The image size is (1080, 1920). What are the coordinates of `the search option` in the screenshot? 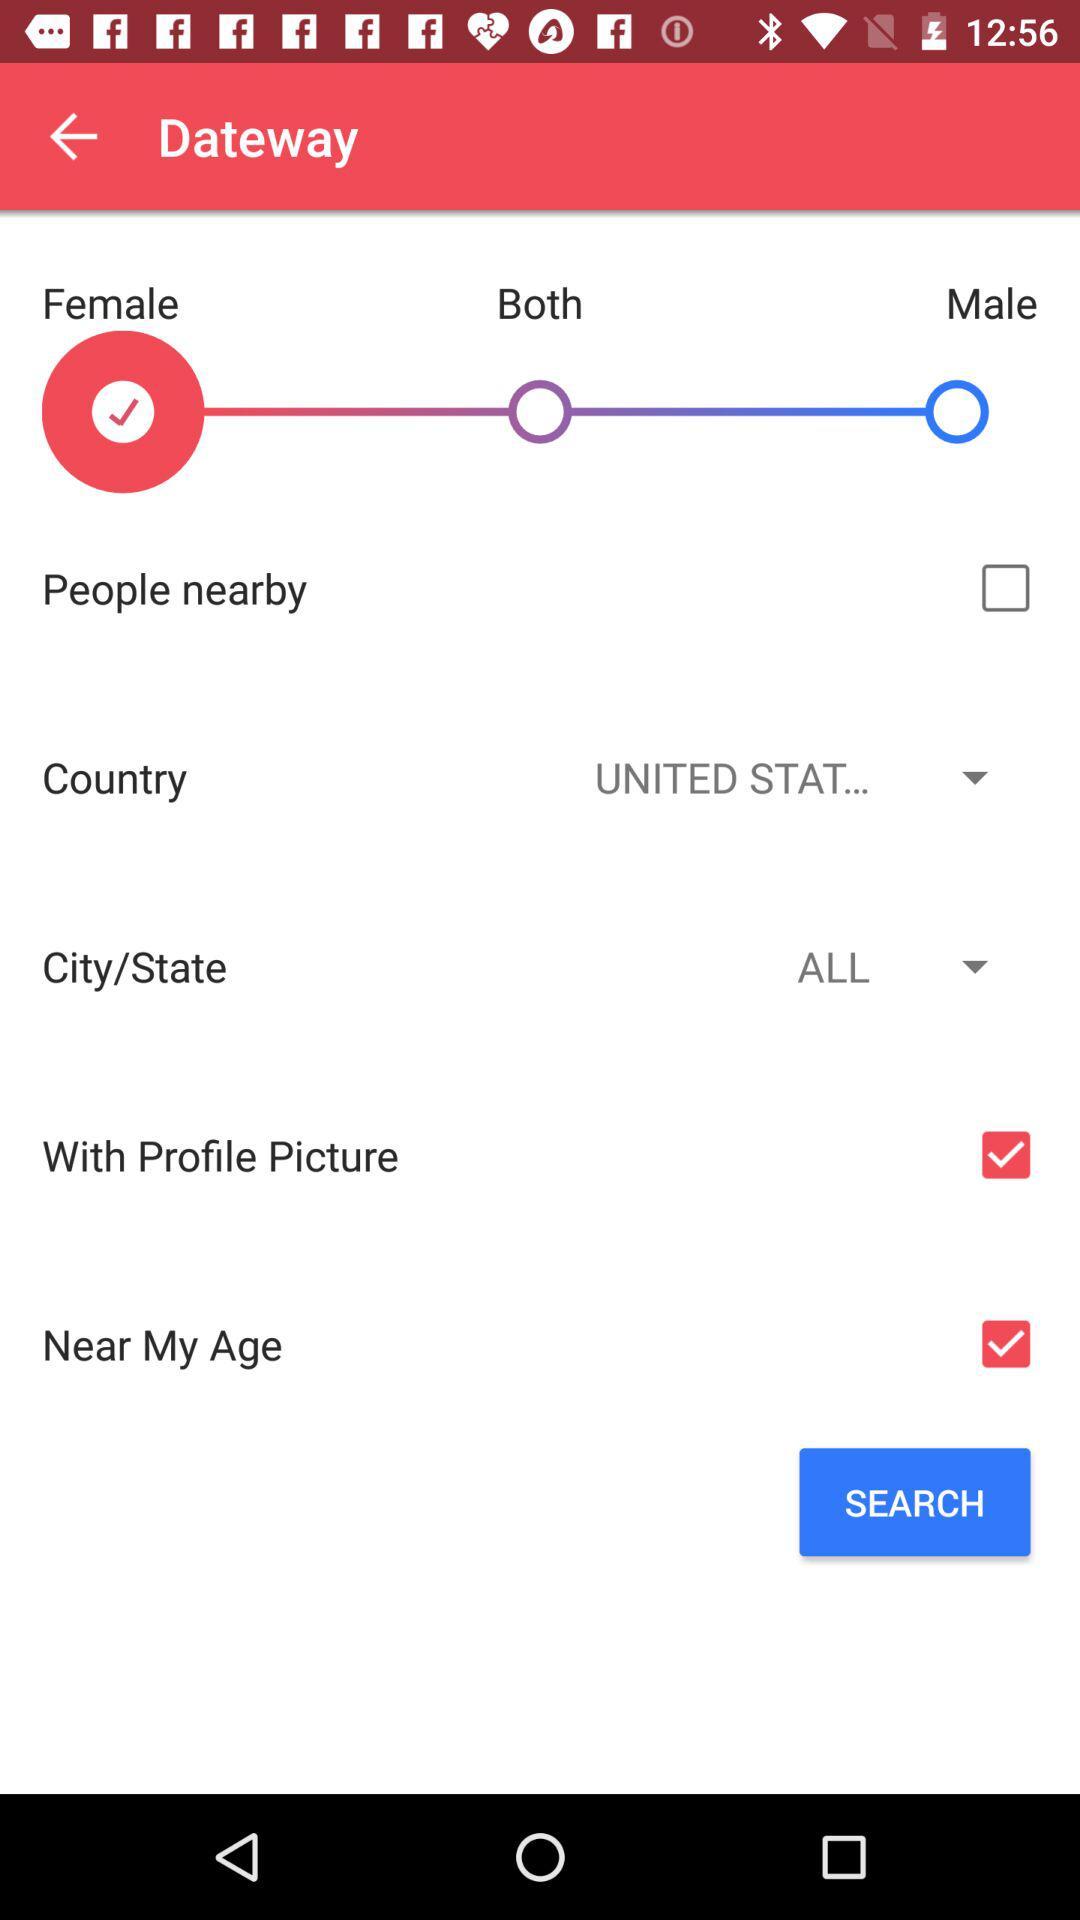 It's located at (914, 1502).